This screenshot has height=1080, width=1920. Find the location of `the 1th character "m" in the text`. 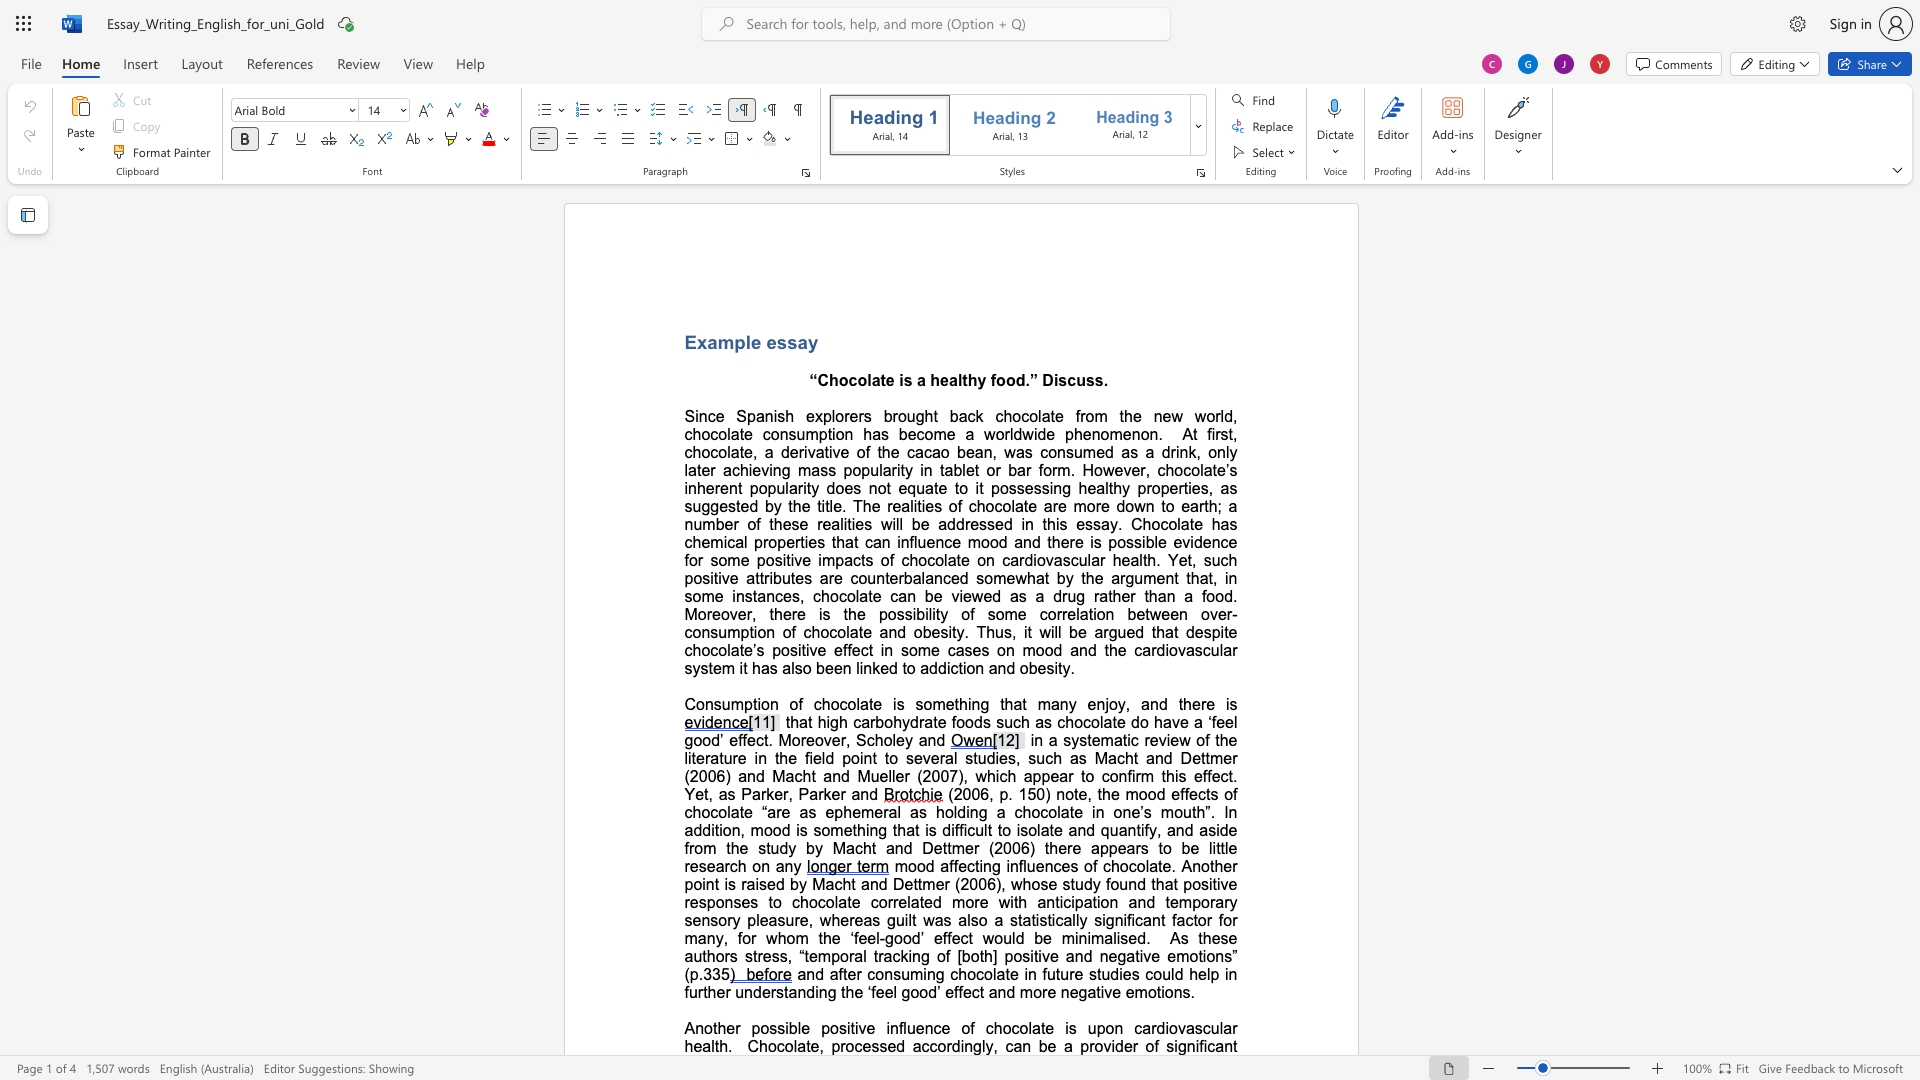

the 1th character "m" in the text is located at coordinates (724, 341).